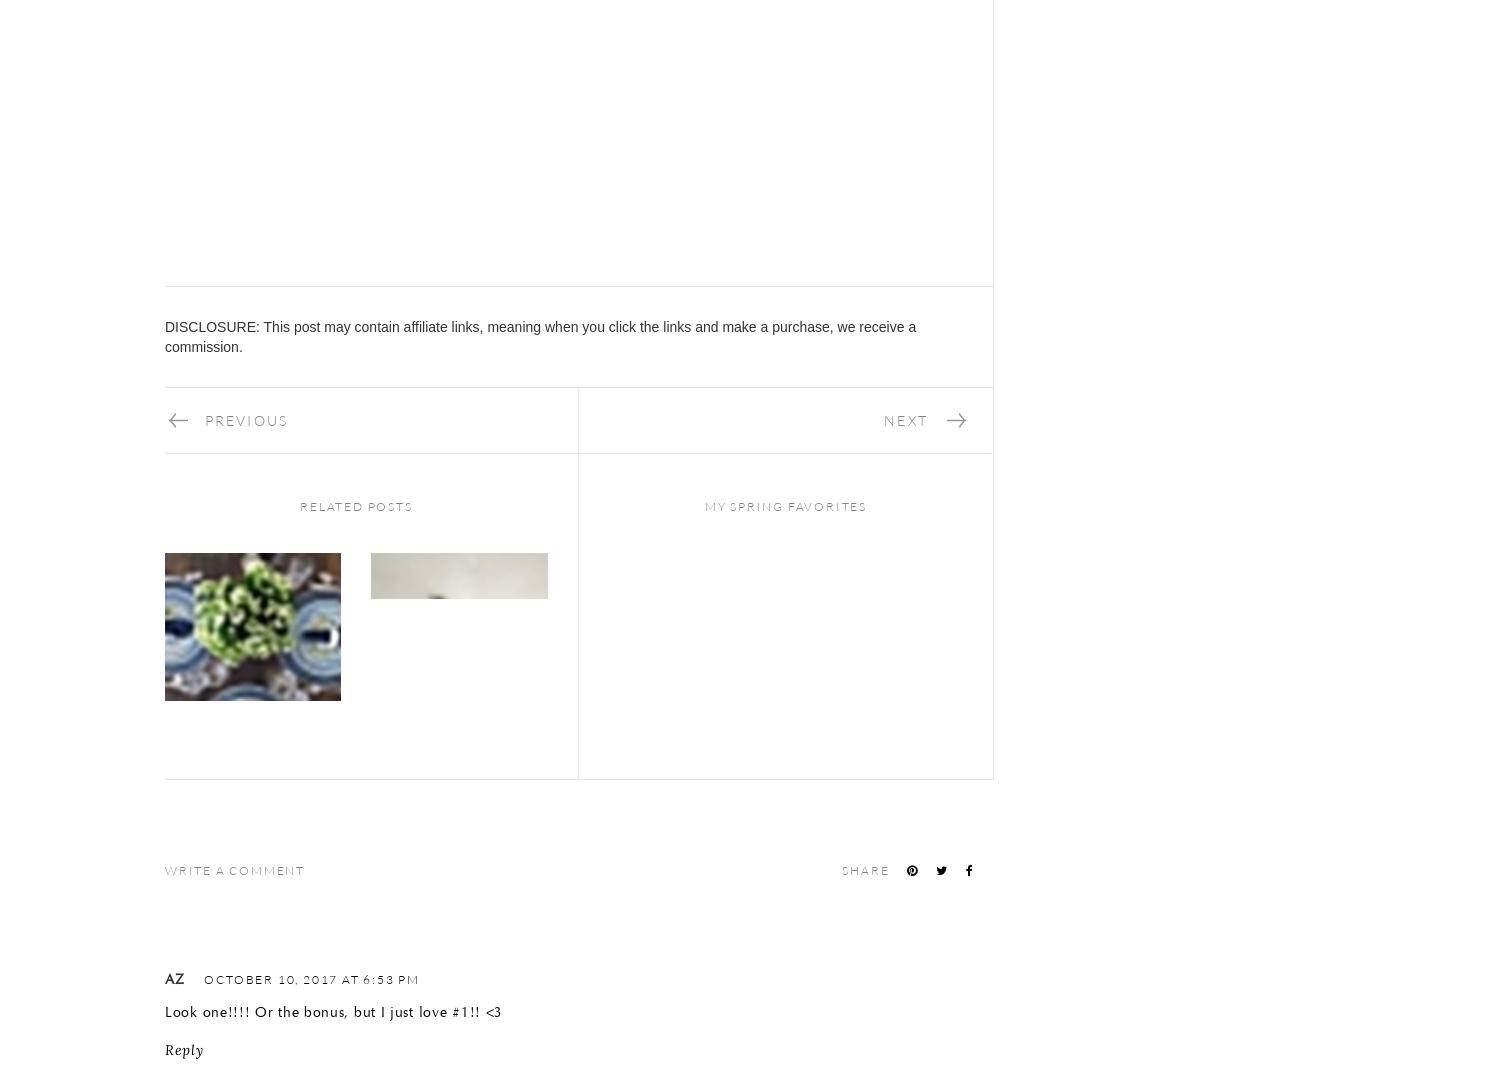 This screenshot has width=1500, height=1075. What do you see at coordinates (784, 505) in the screenshot?
I see `'My Spring Favorites'` at bounding box center [784, 505].